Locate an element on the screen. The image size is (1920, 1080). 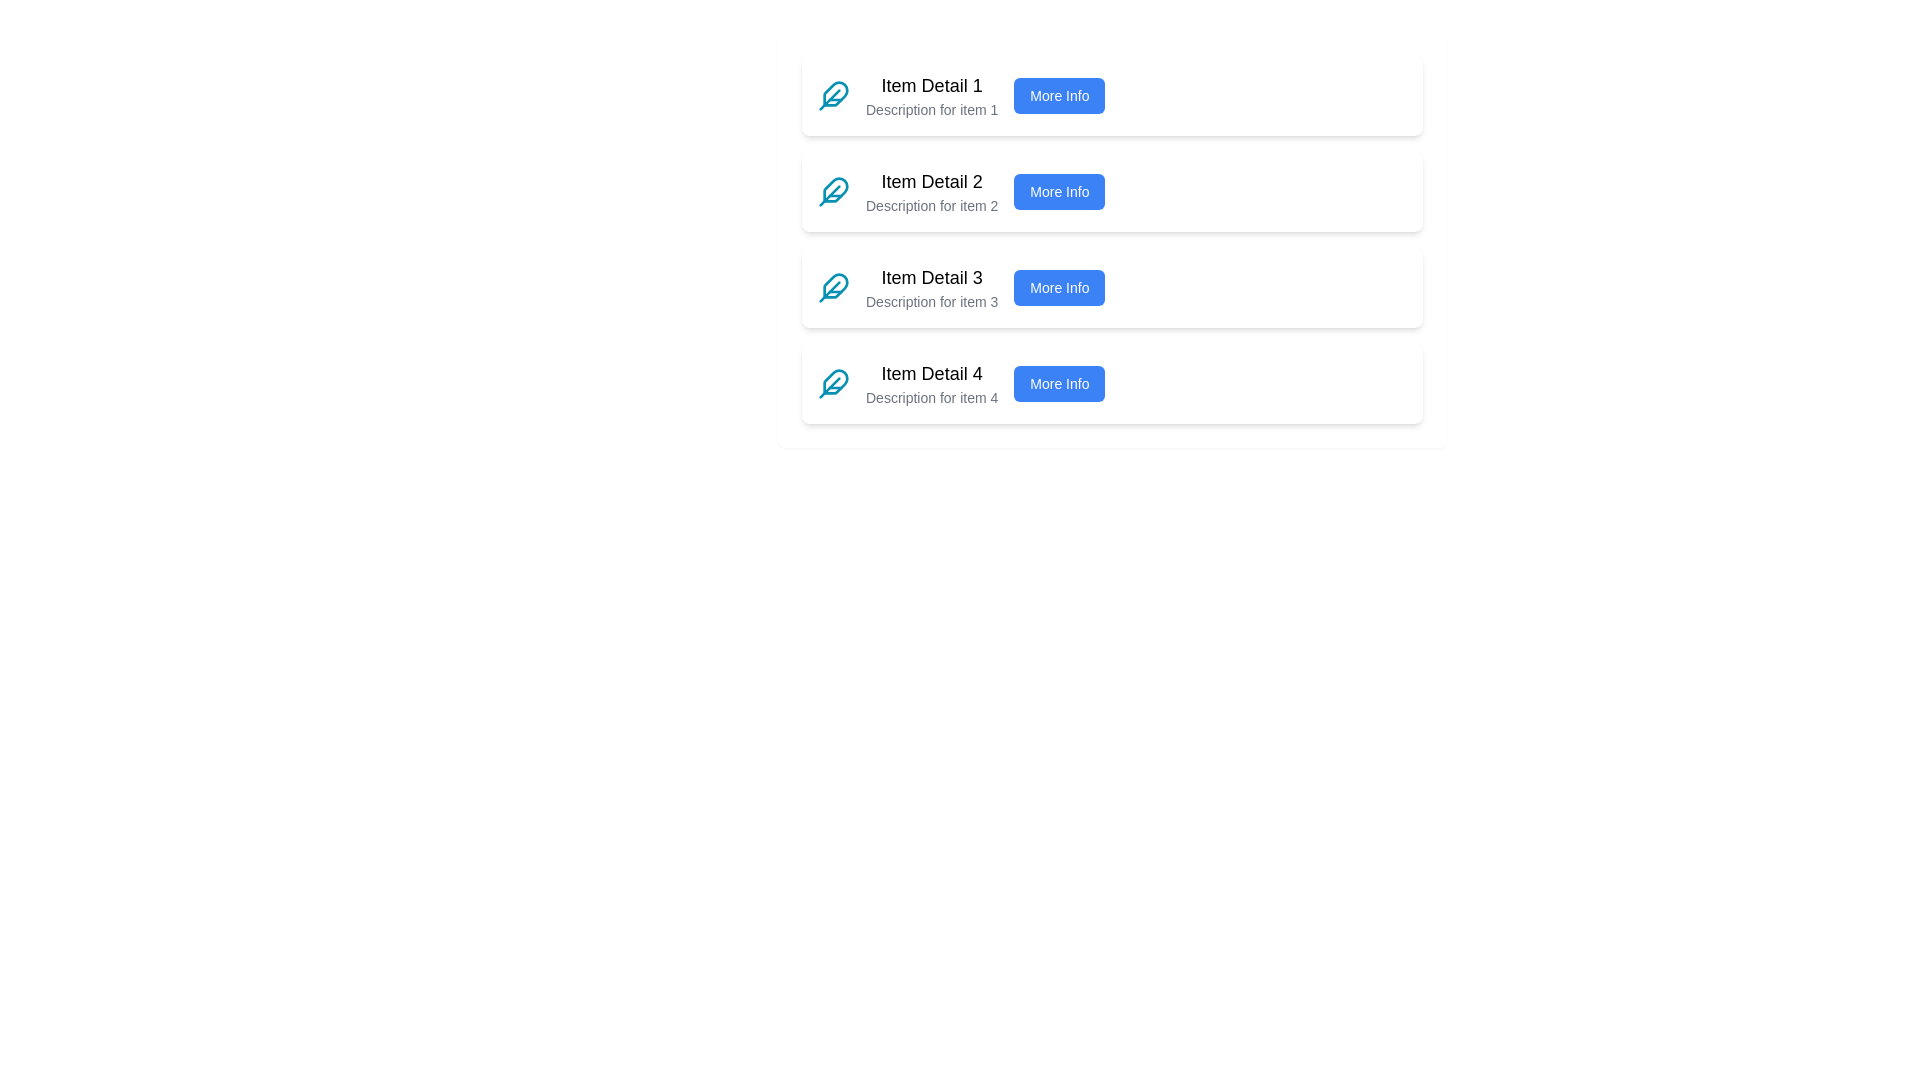
the decorative icon located to the left of the text 'Item Detail 3' in the third row of the list is located at coordinates (835, 285).